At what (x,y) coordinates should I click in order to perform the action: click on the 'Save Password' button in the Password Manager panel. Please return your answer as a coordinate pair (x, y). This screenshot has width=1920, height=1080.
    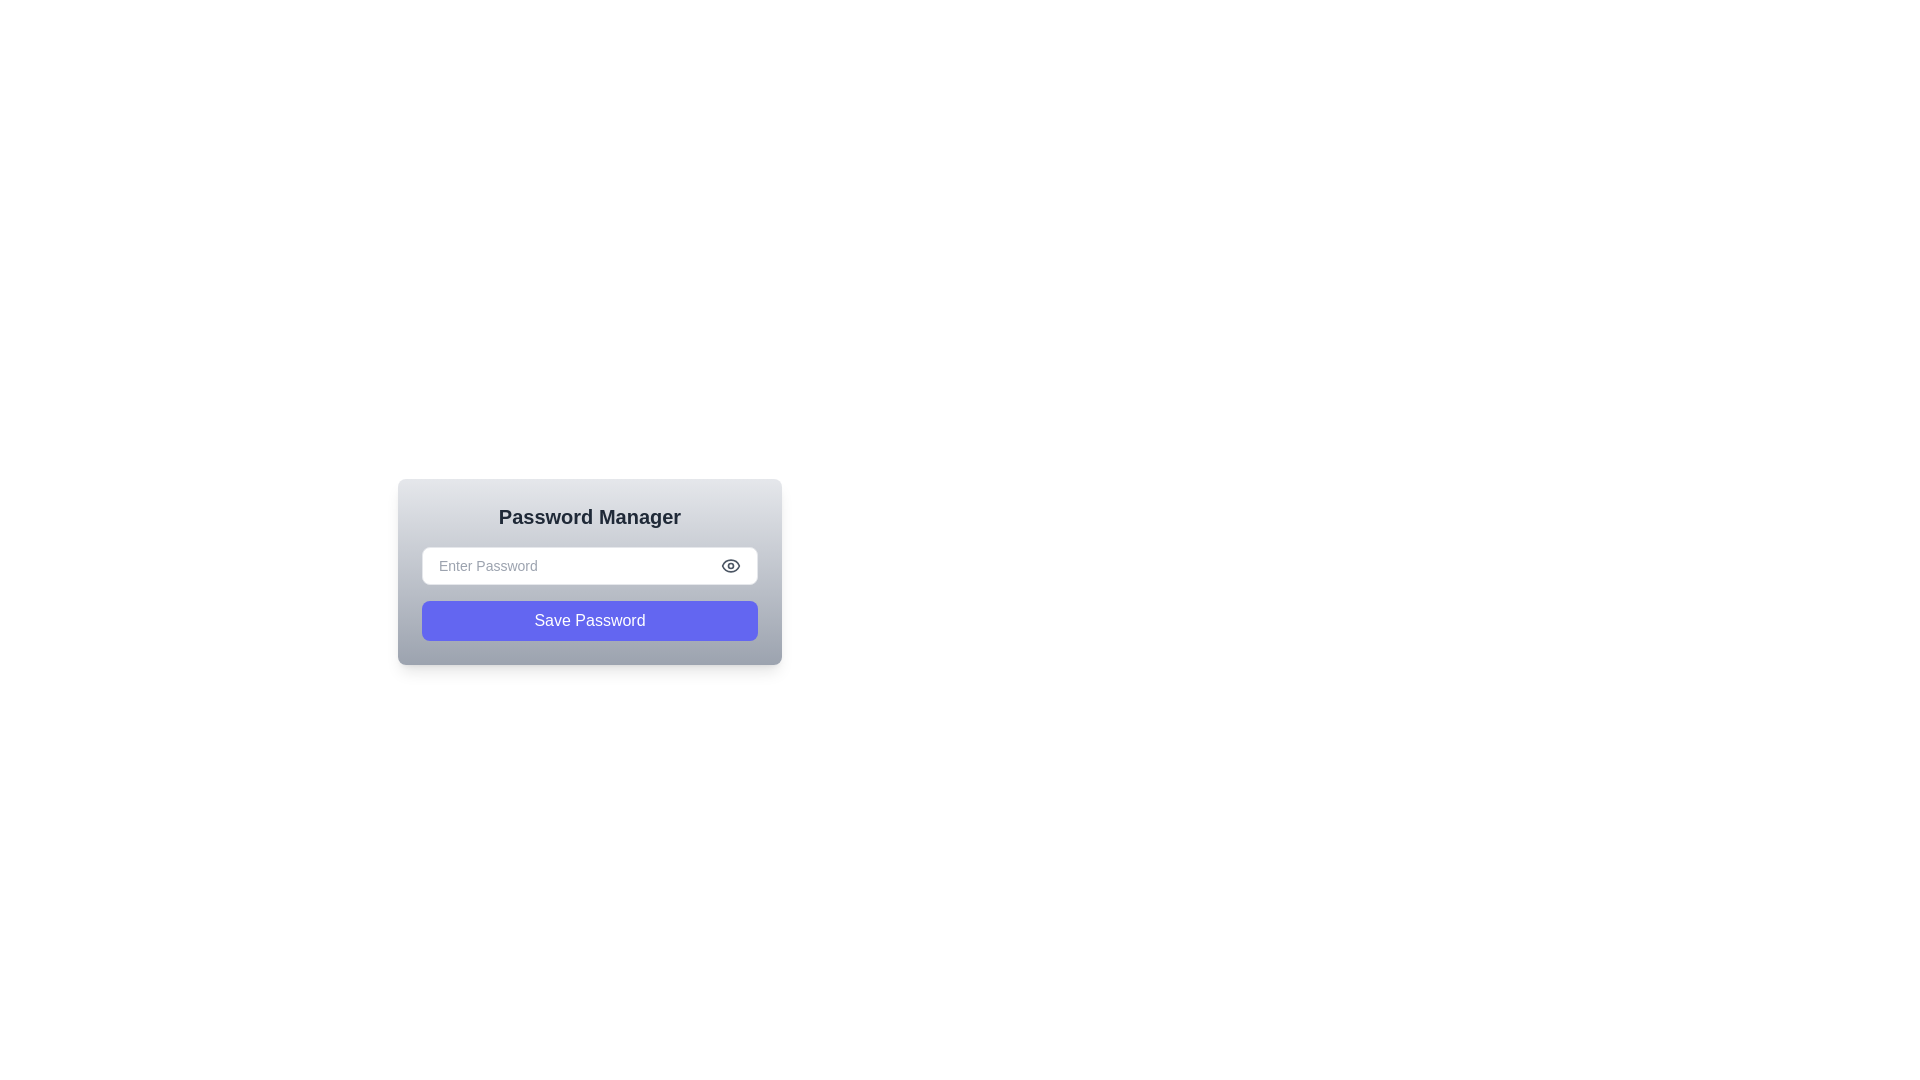
    Looking at the image, I should click on (589, 624).